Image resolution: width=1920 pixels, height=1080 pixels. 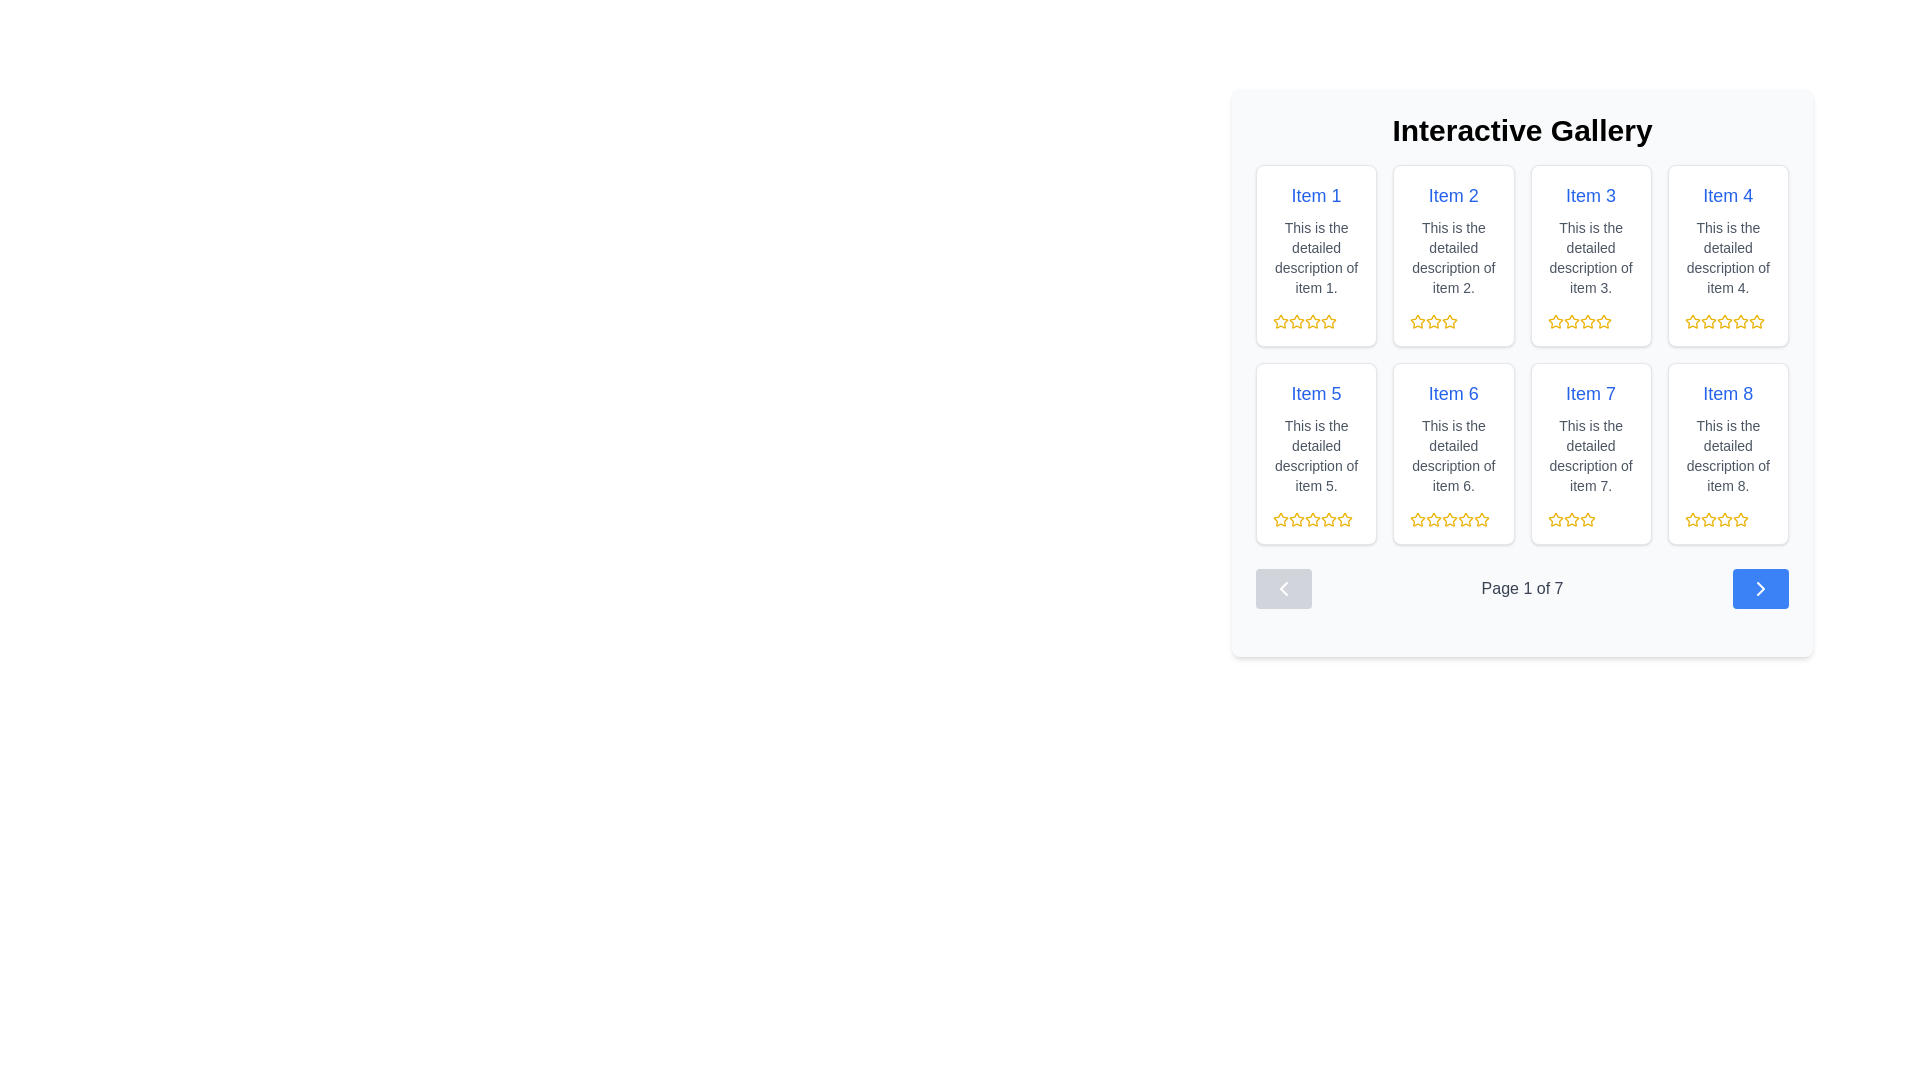 I want to click on the fourth star icon of the 5-star rating widget for 'Item 7' in the interactive gallery for accessibility, so click(x=1586, y=519).